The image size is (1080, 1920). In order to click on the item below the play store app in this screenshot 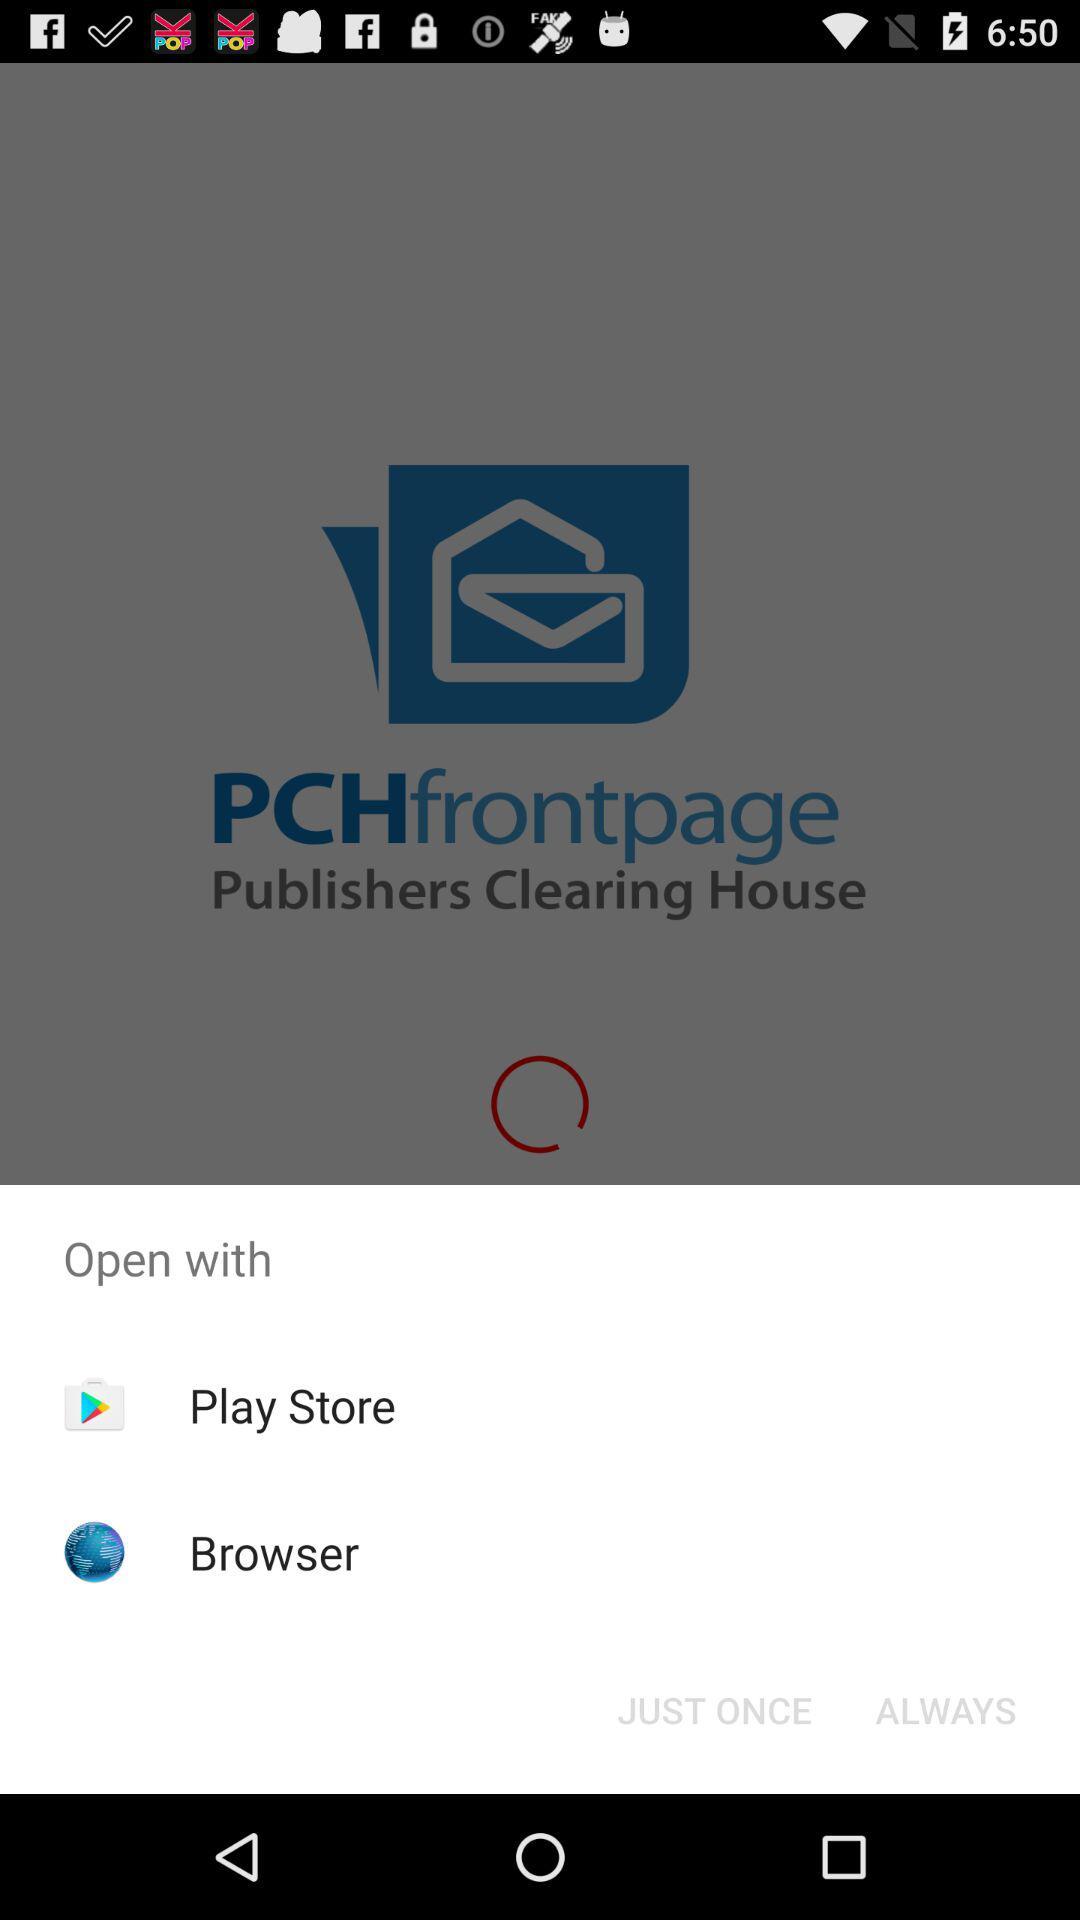, I will do `click(274, 1551)`.